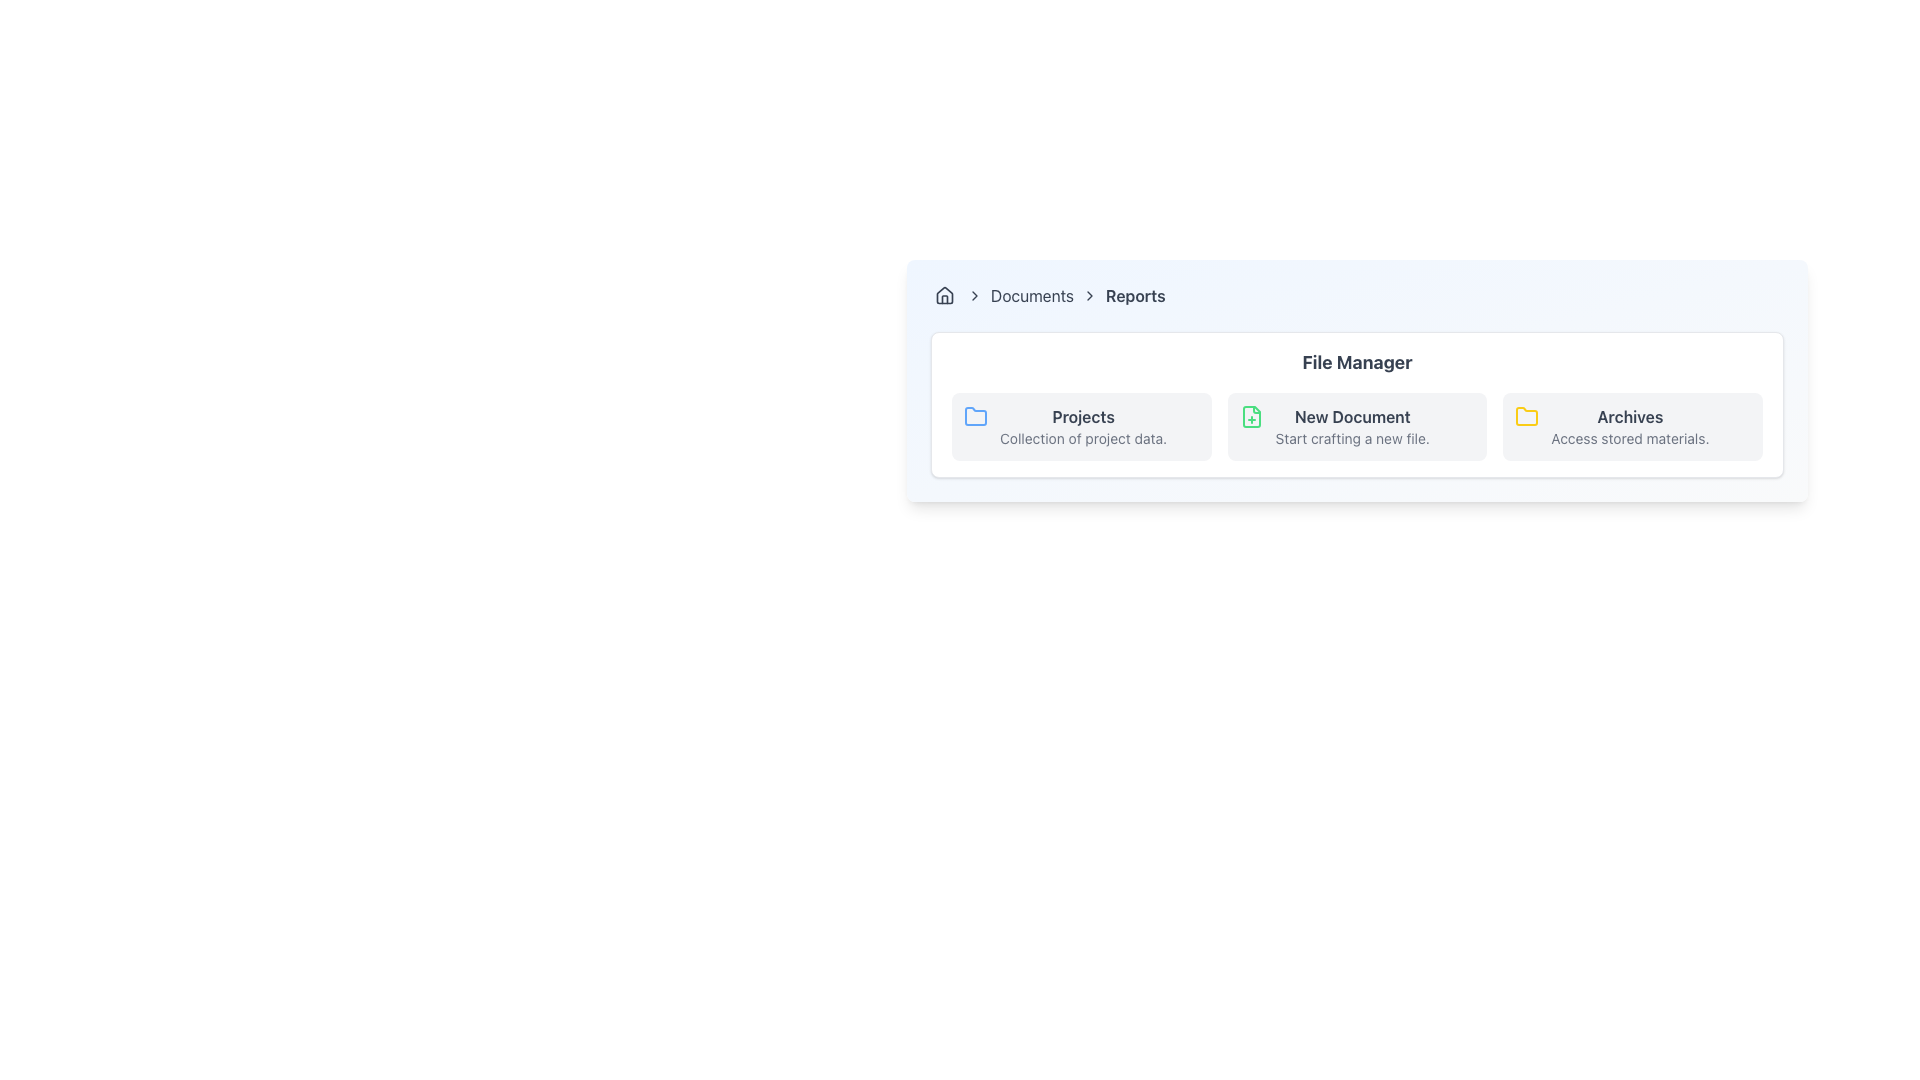 This screenshot has width=1920, height=1080. I want to click on the text label that reads 'Start crafting a new file.' which is styled in light gray color and located below the 'New Document' label in the File Manager interface, so click(1352, 438).